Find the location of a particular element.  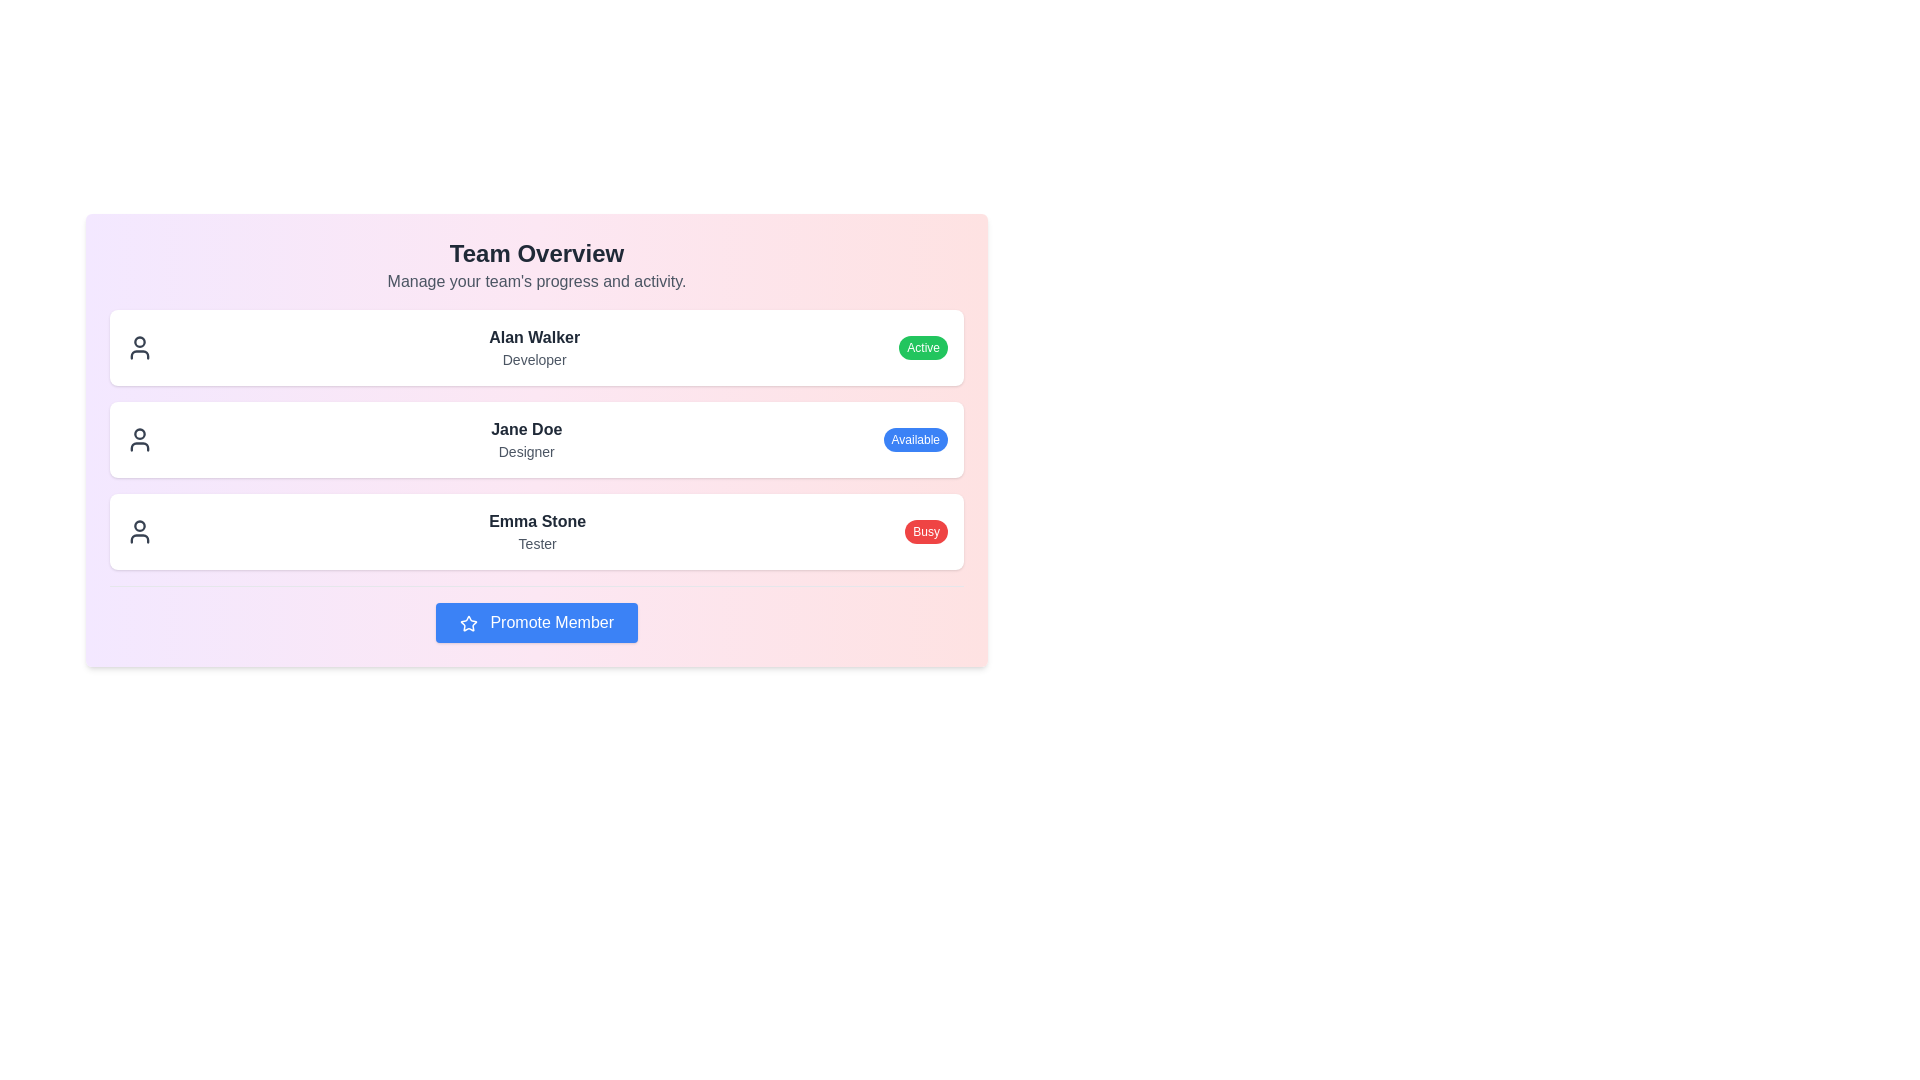

displayed information from the text label showing 'Alan Walker' with the role 'Developer', centrally located in the team member list below the 'Team Overview' title is located at coordinates (534, 346).